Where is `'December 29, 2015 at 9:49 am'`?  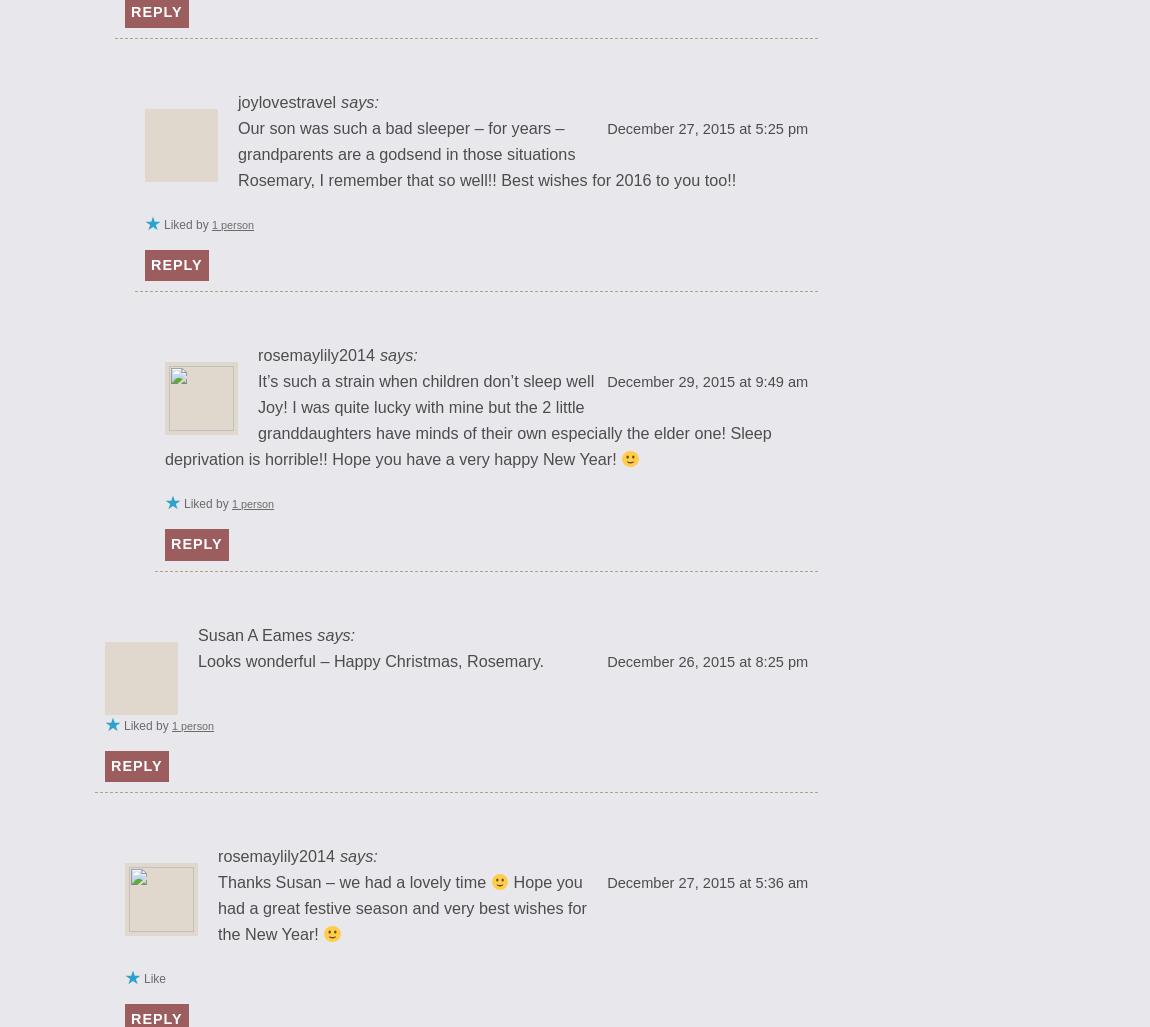
'December 29, 2015 at 9:49 am' is located at coordinates (706, 382).